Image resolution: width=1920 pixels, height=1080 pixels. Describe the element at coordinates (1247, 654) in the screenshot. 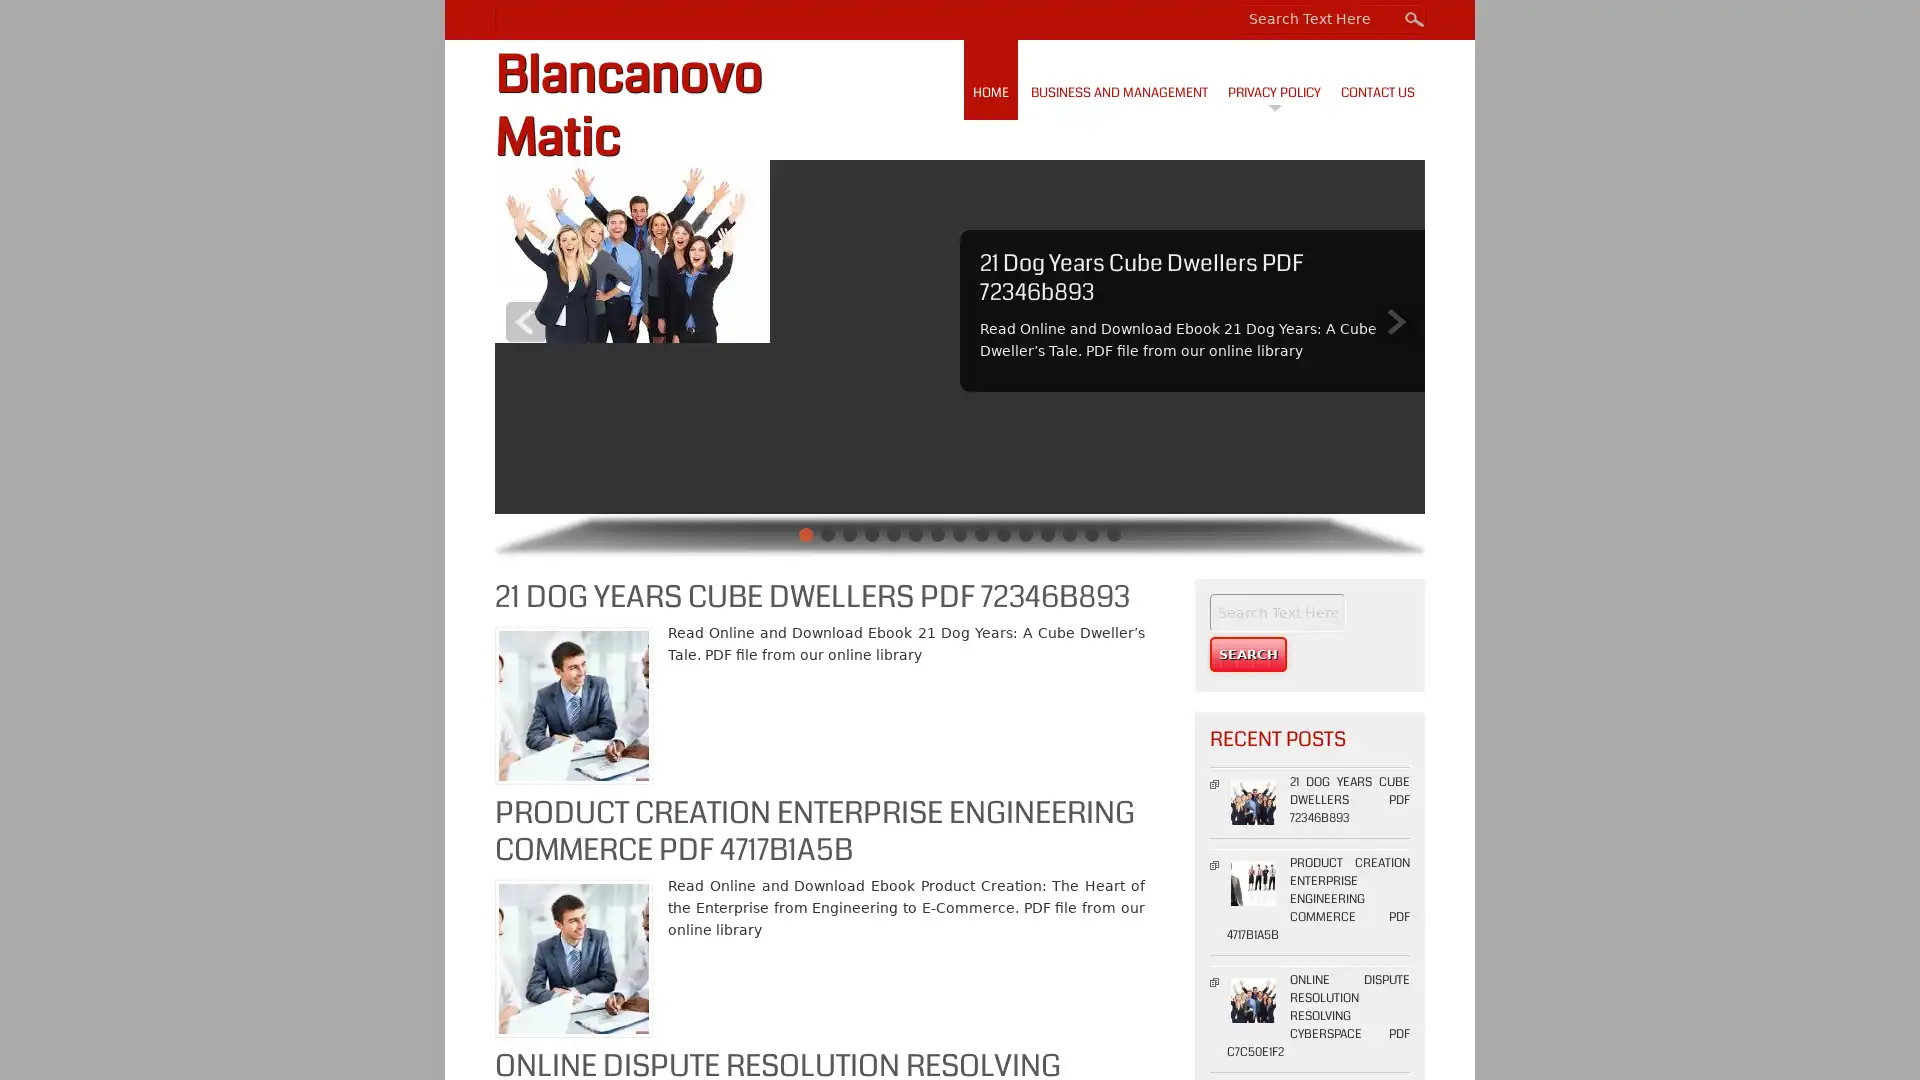

I see `Search` at that location.